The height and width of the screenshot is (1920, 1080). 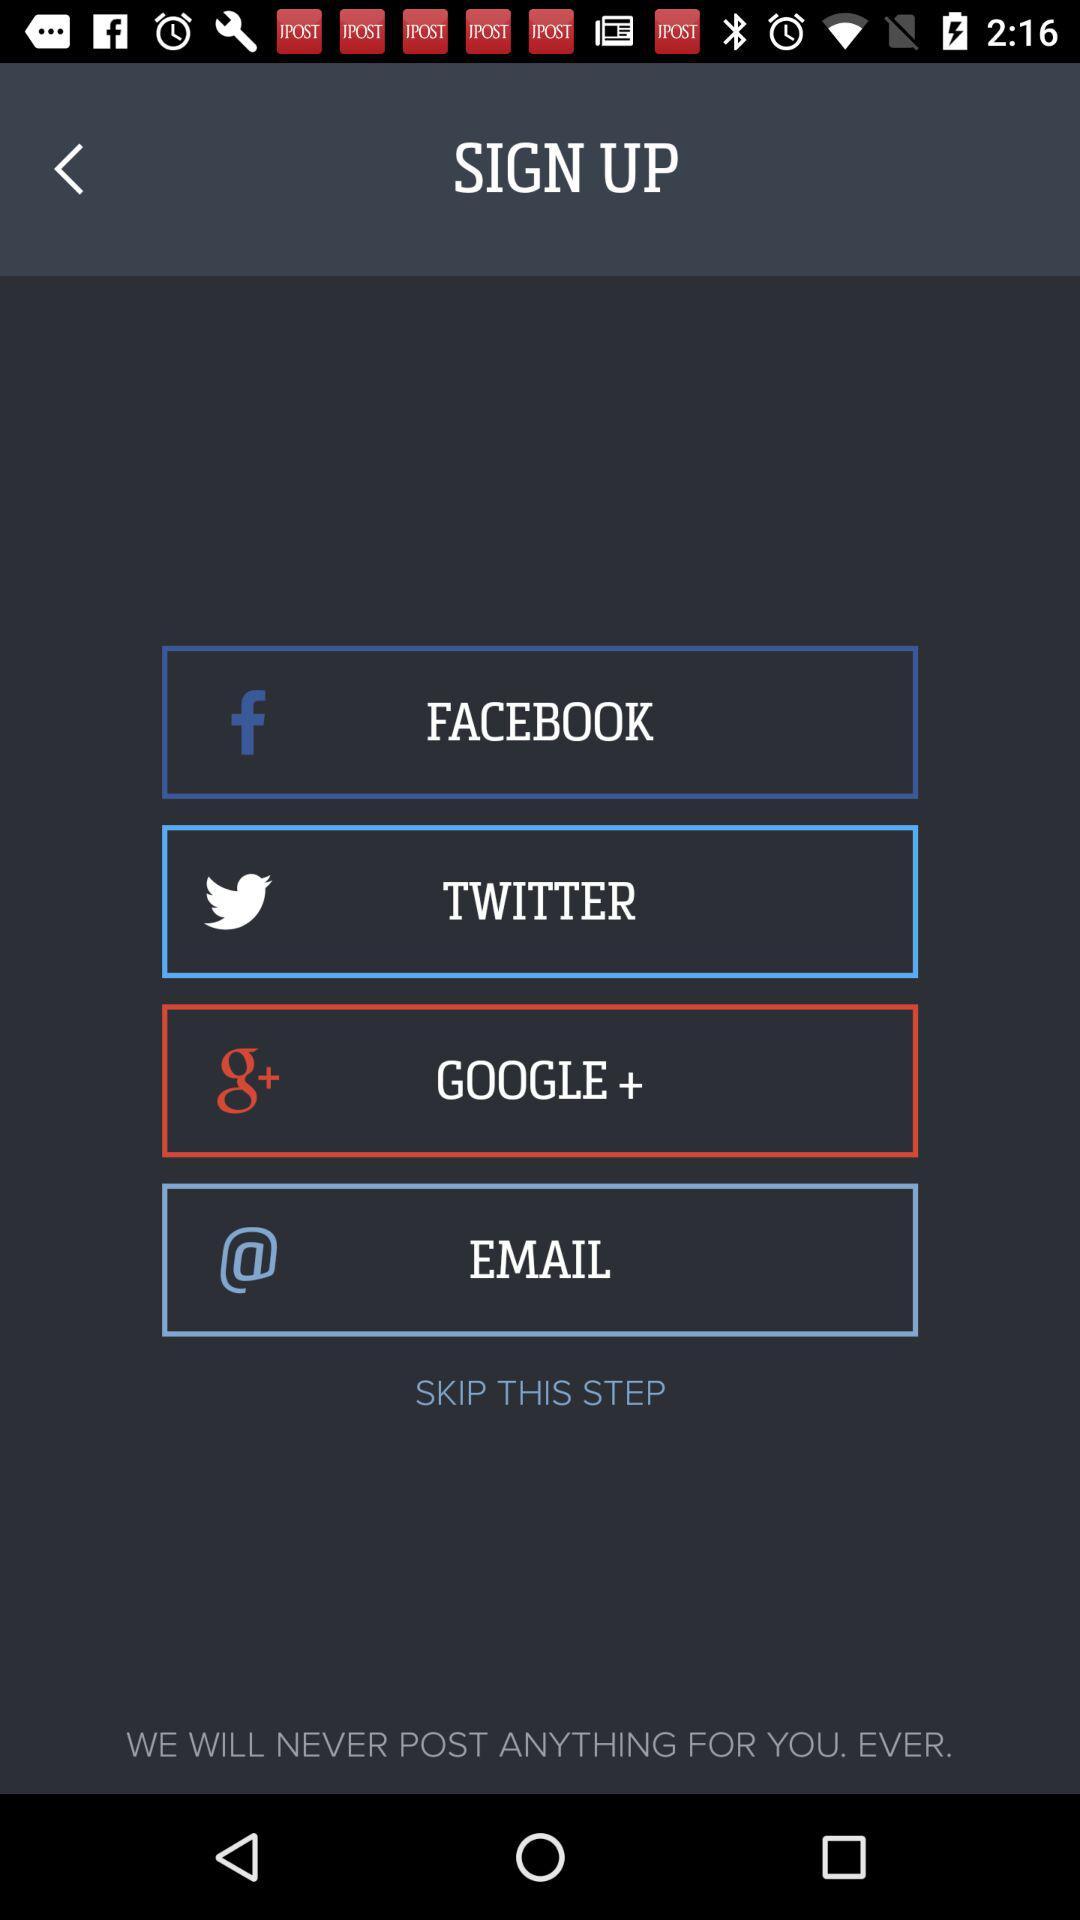 I want to click on item next to sign up icon, so click(x=67, y=169).